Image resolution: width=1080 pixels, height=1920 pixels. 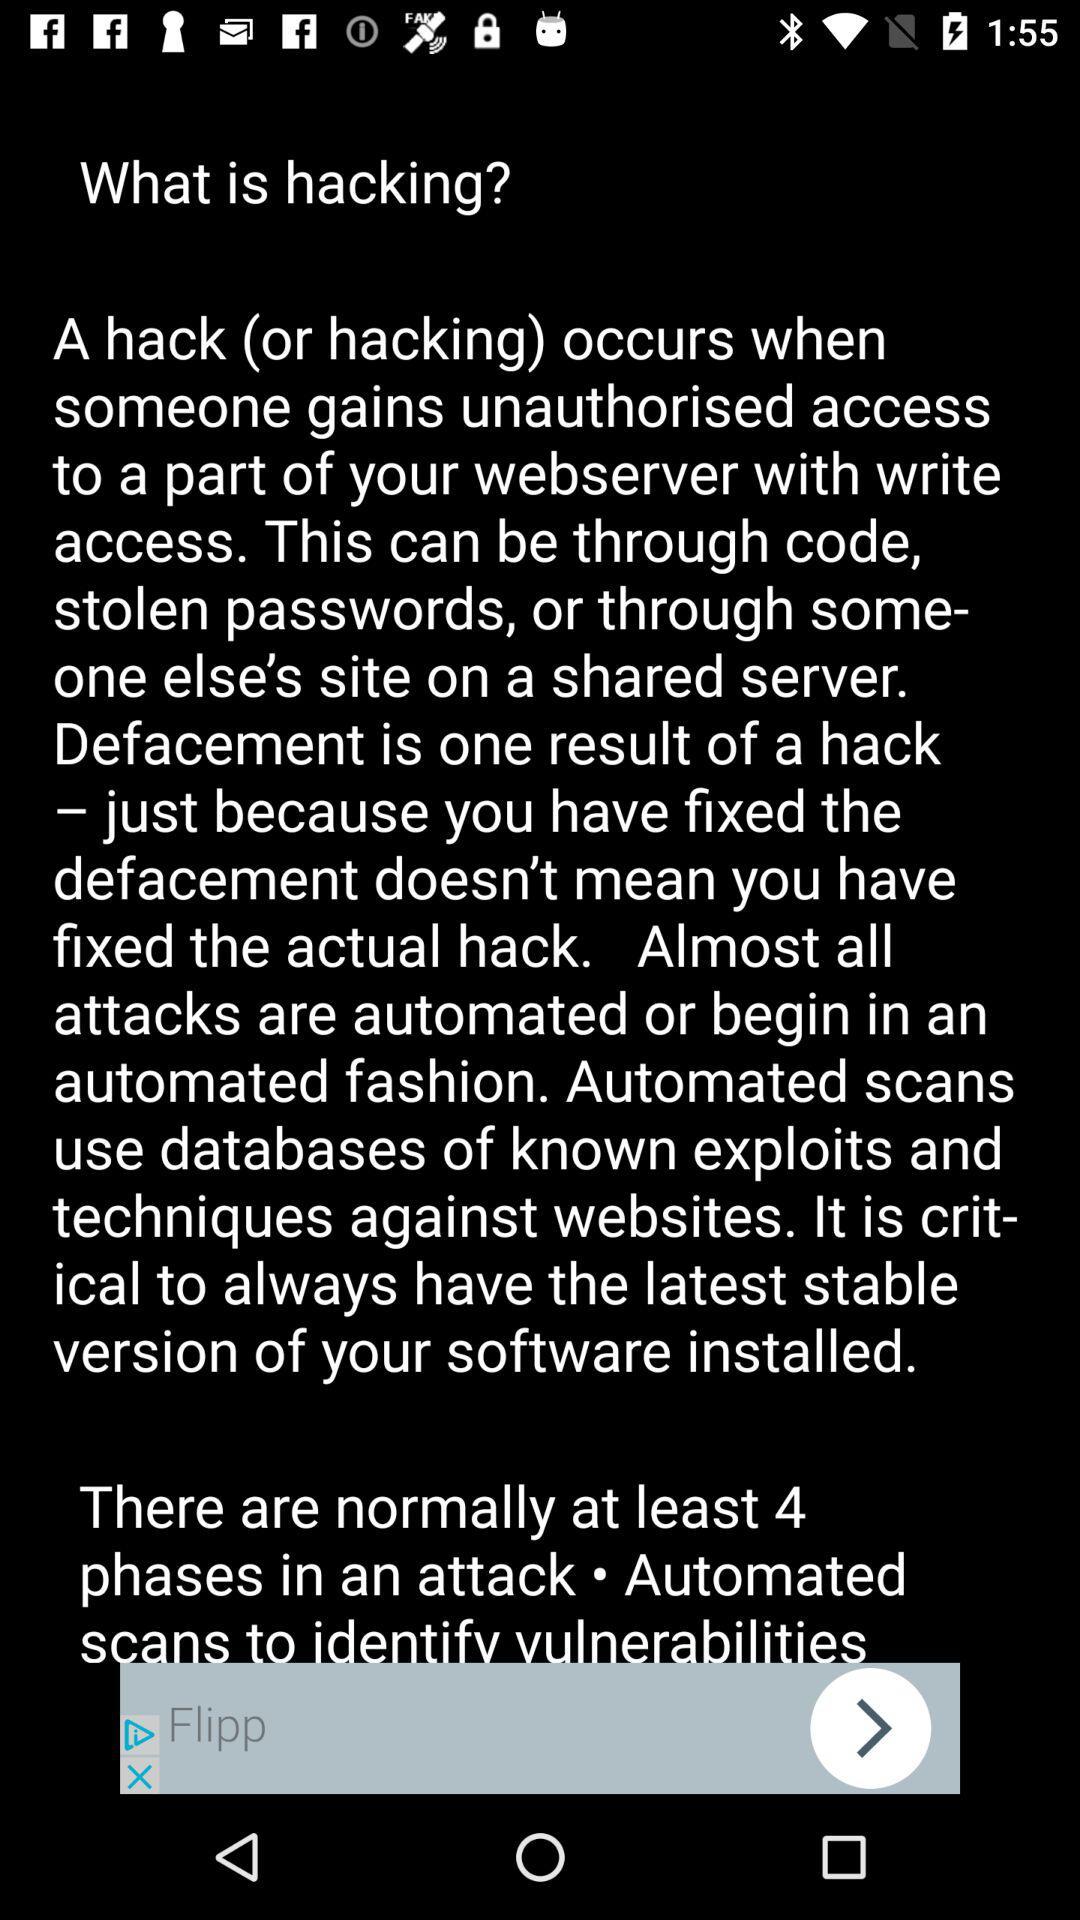 What do you see at coordinates (540, 1727) in the screenshot?
I see `search` at bounding box center [540, 1727].